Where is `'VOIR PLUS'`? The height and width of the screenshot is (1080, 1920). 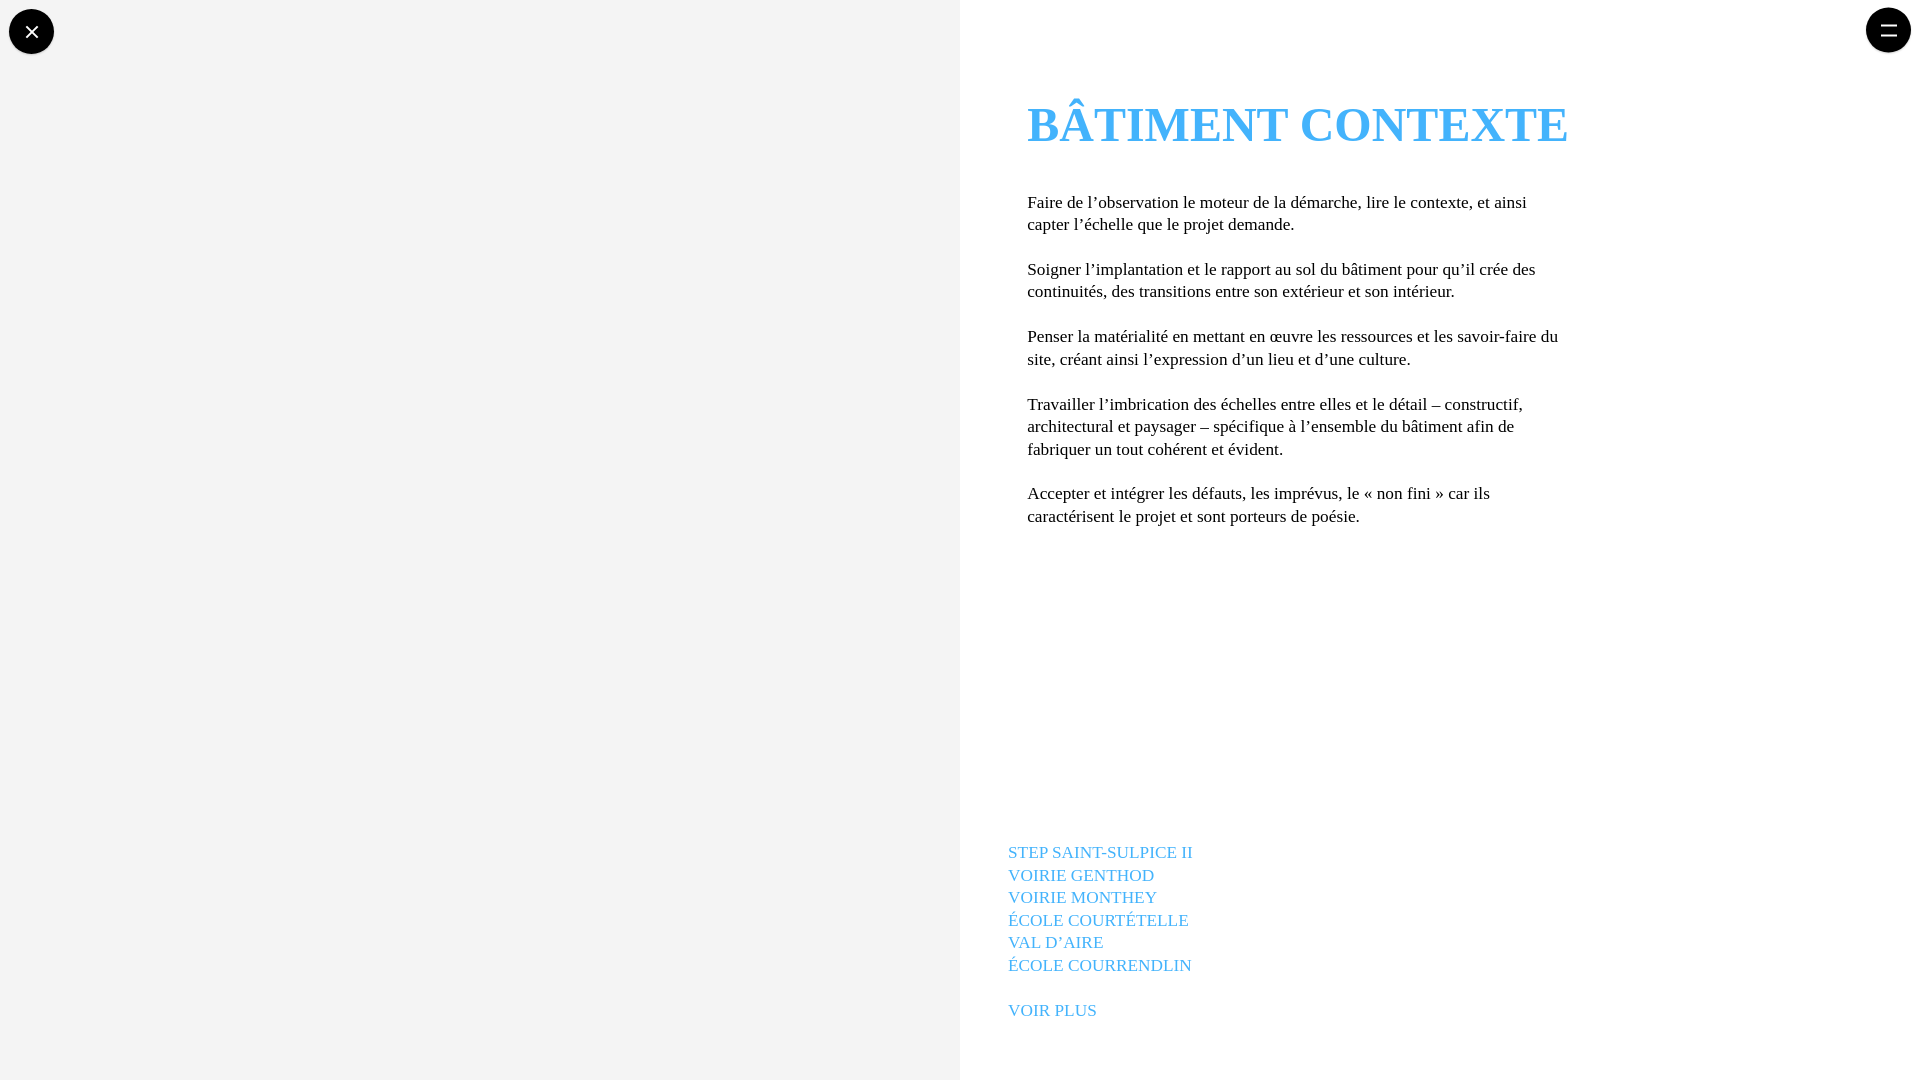 'VOIR PLUS' is located at coordinates (1052, 1010).